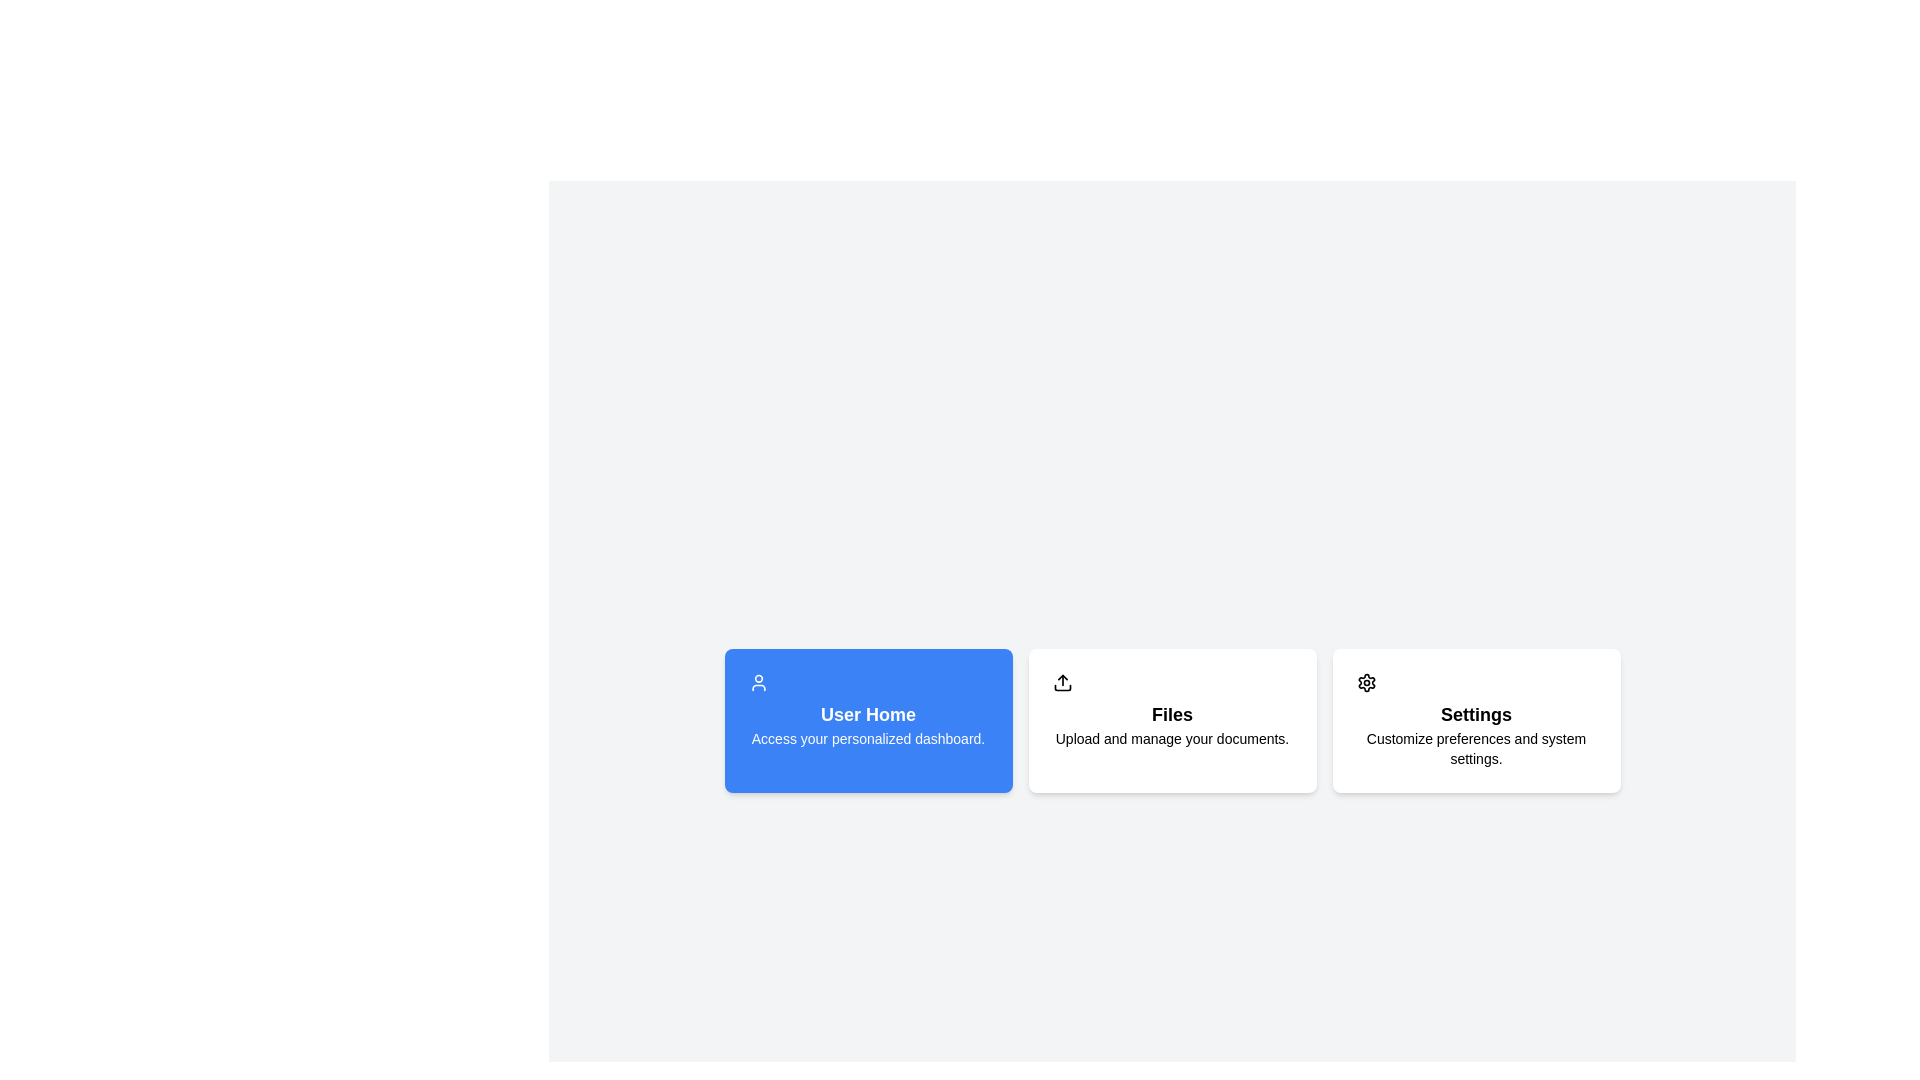  I want to click on the third card in the row that serves as a navigational link, so click(1476, 721).